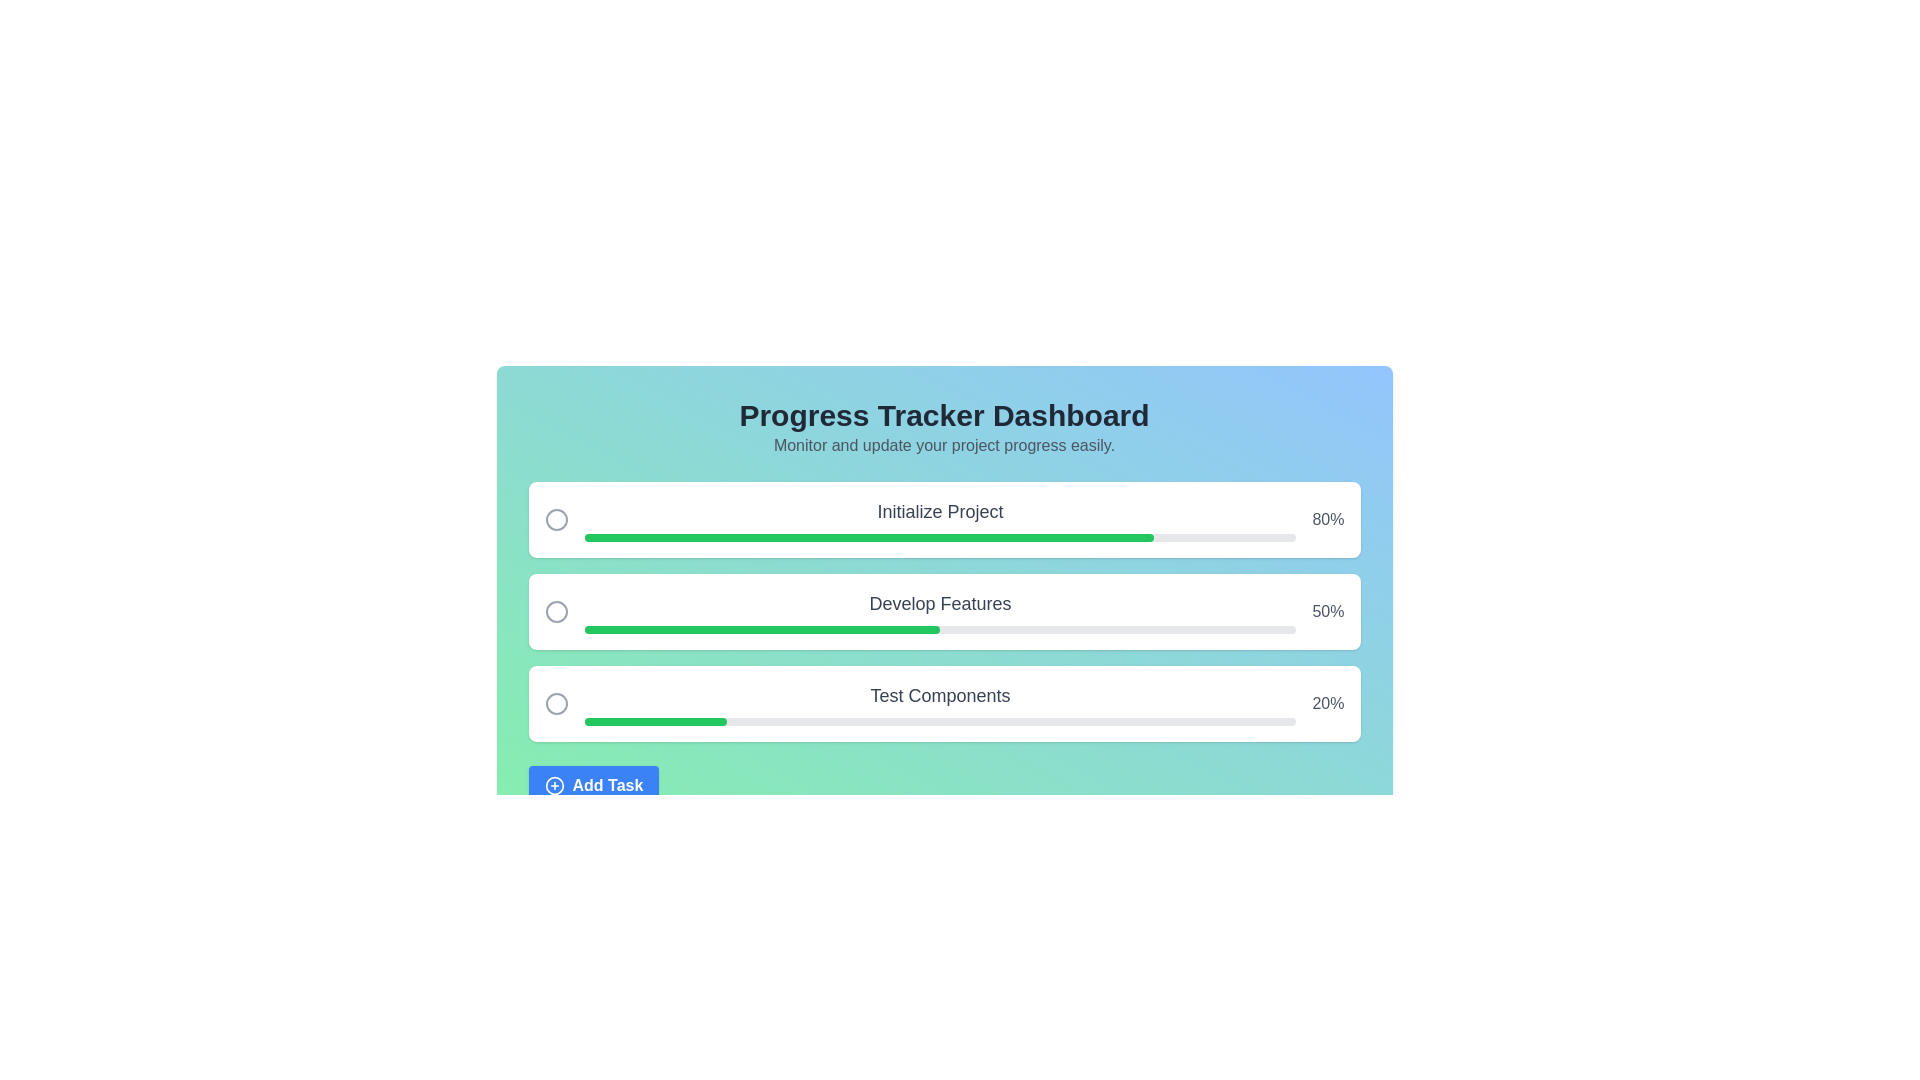 This screenshot has width=1920, height=1080. Describe the element at coordinates (939, 694) in the screenshot. I see `the 'Test Components' text label, which is styled with medium-sized gray text and positioned above the associated progress bar within the third progress tracker row` at that location.